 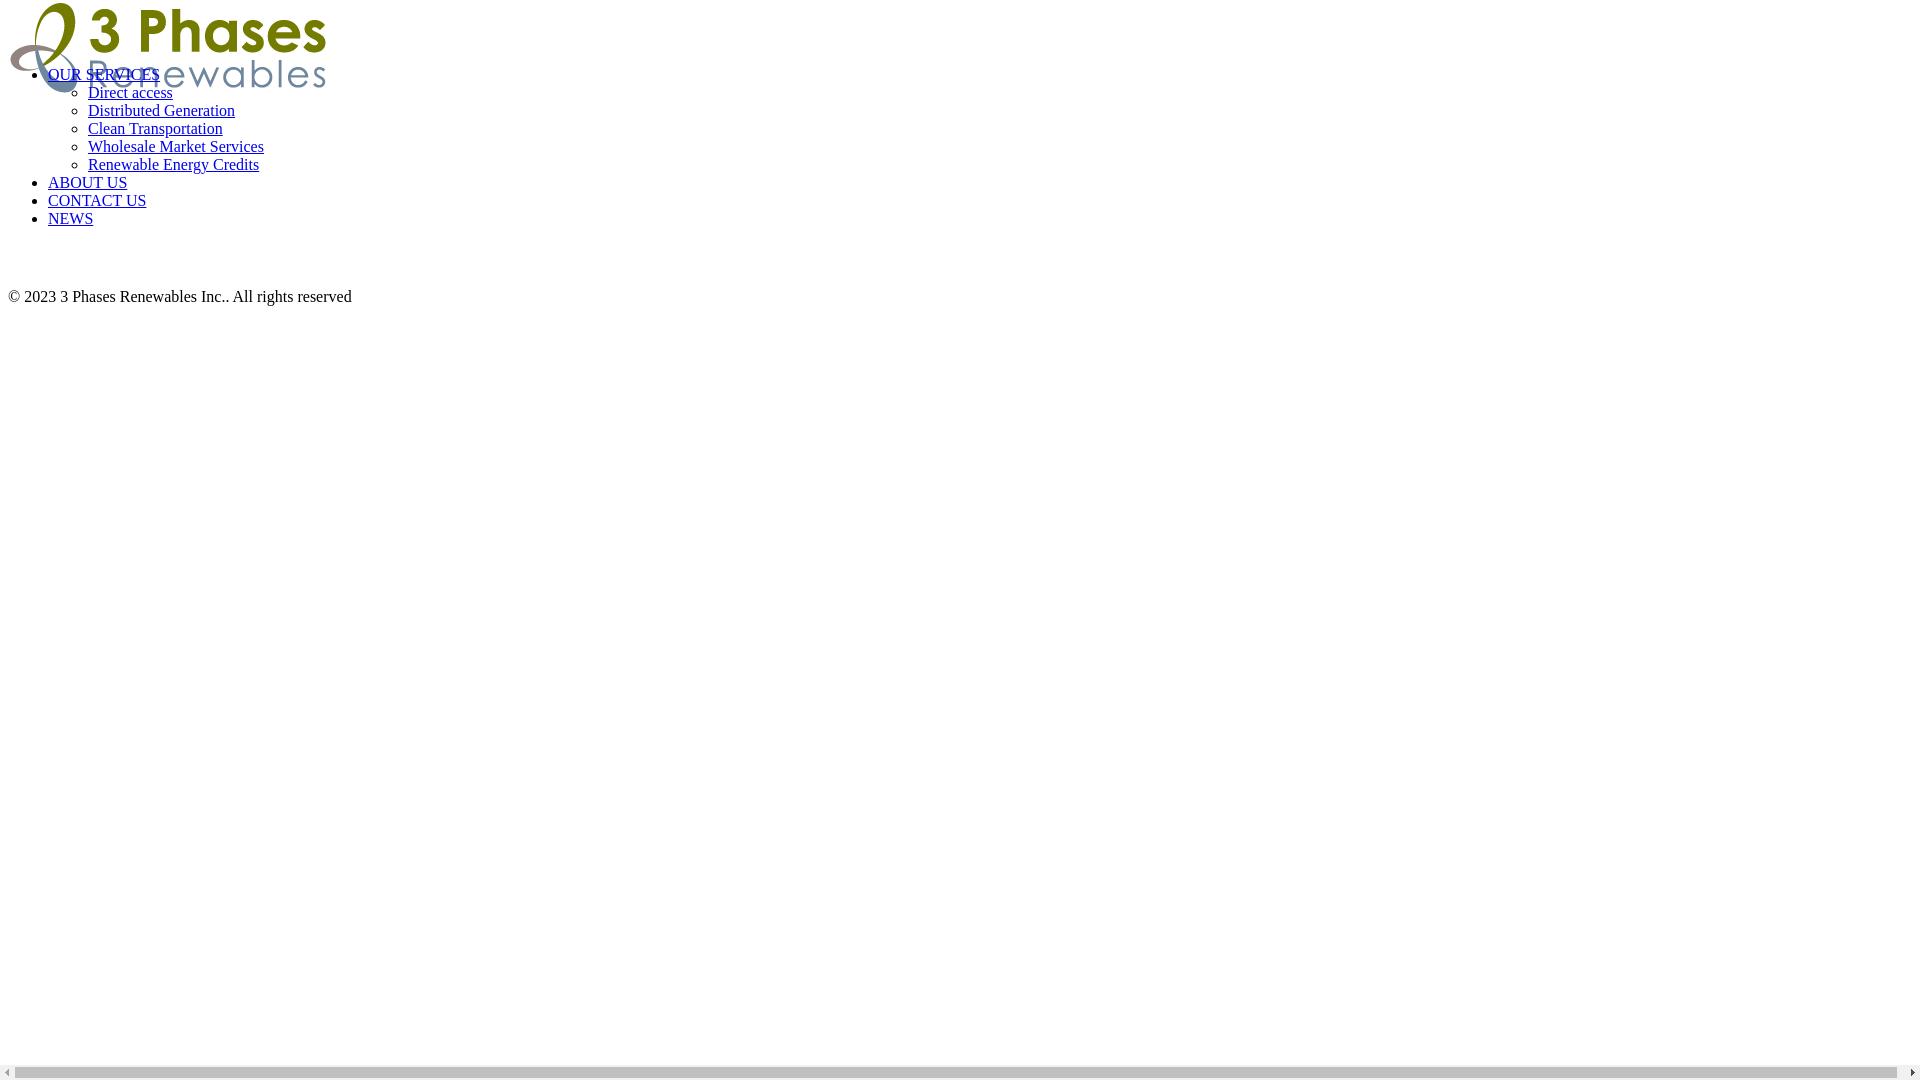 What do you see at coordinates (968, 159) in the screenshot?
I see `'CAREERS'` at bounding box center [968, 159].